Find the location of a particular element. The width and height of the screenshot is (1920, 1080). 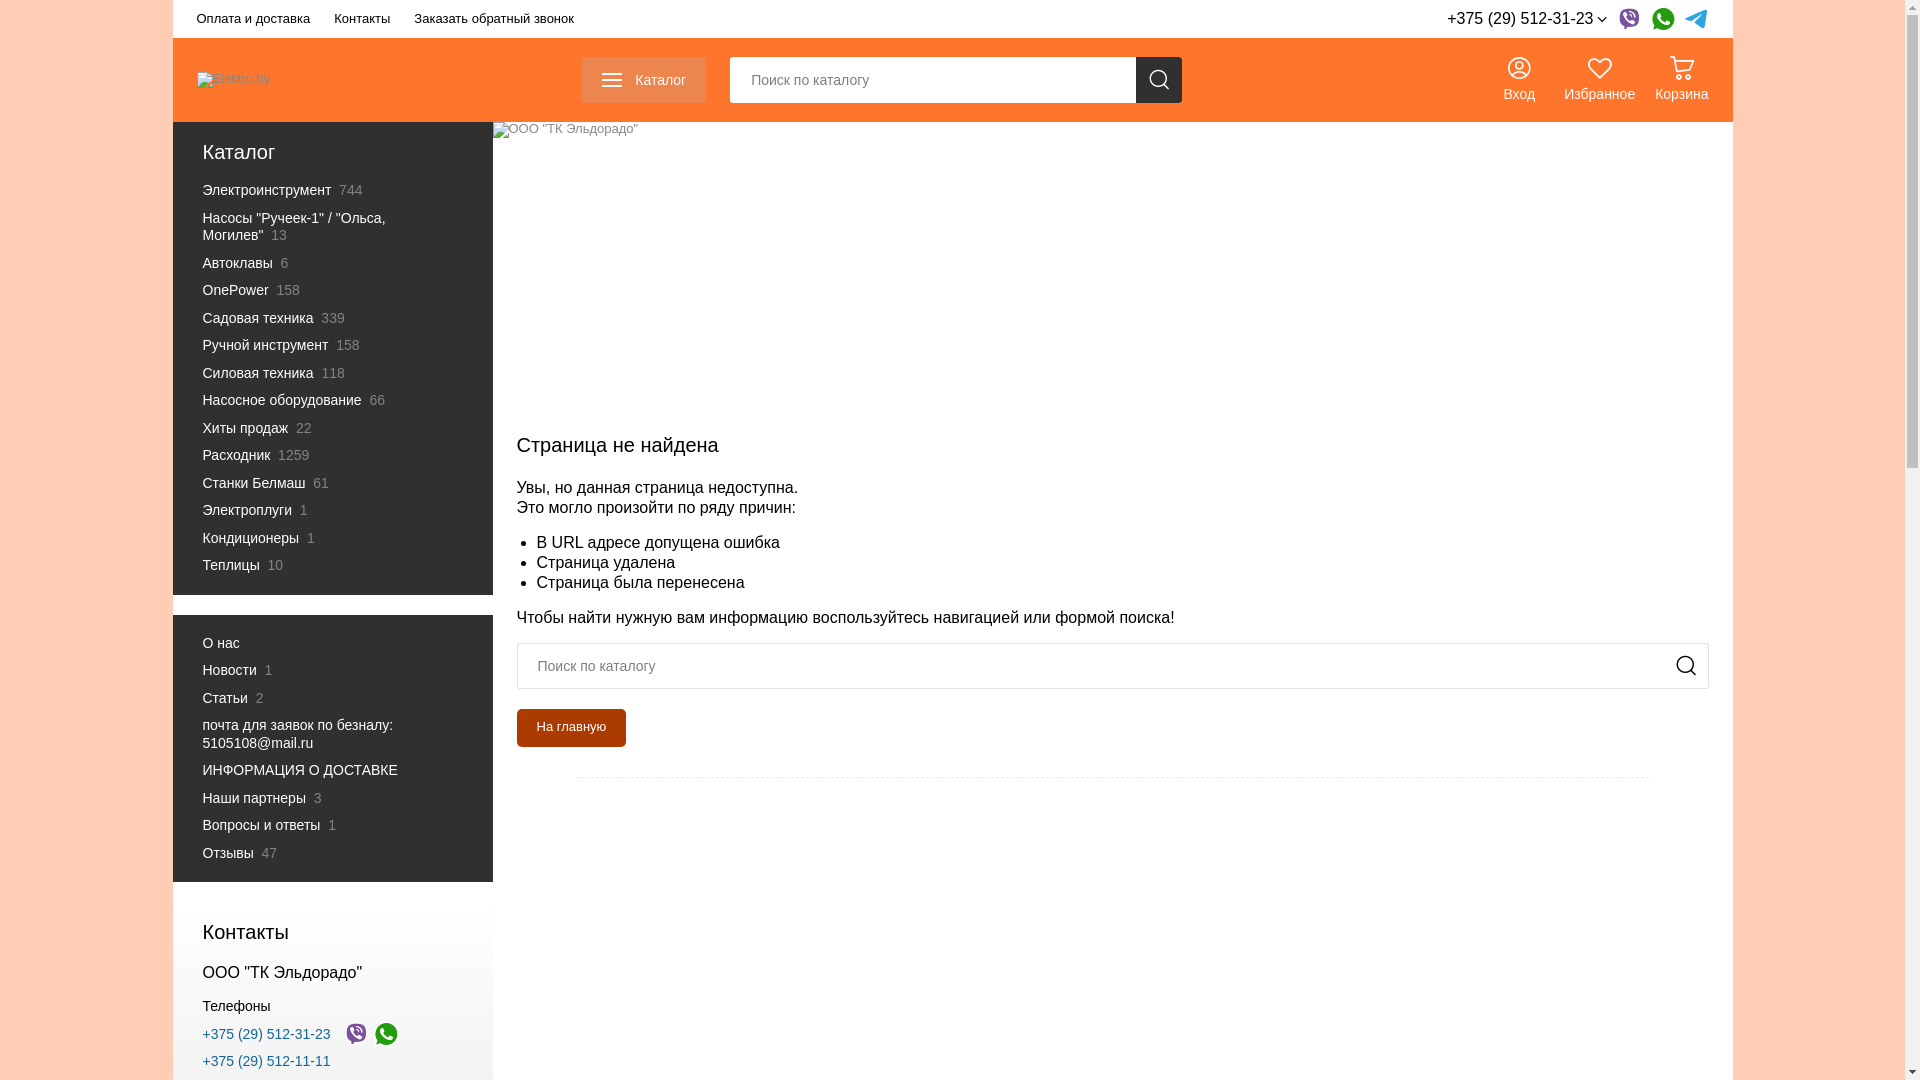

'OnePower  158' is located at coordinates (321, 290).